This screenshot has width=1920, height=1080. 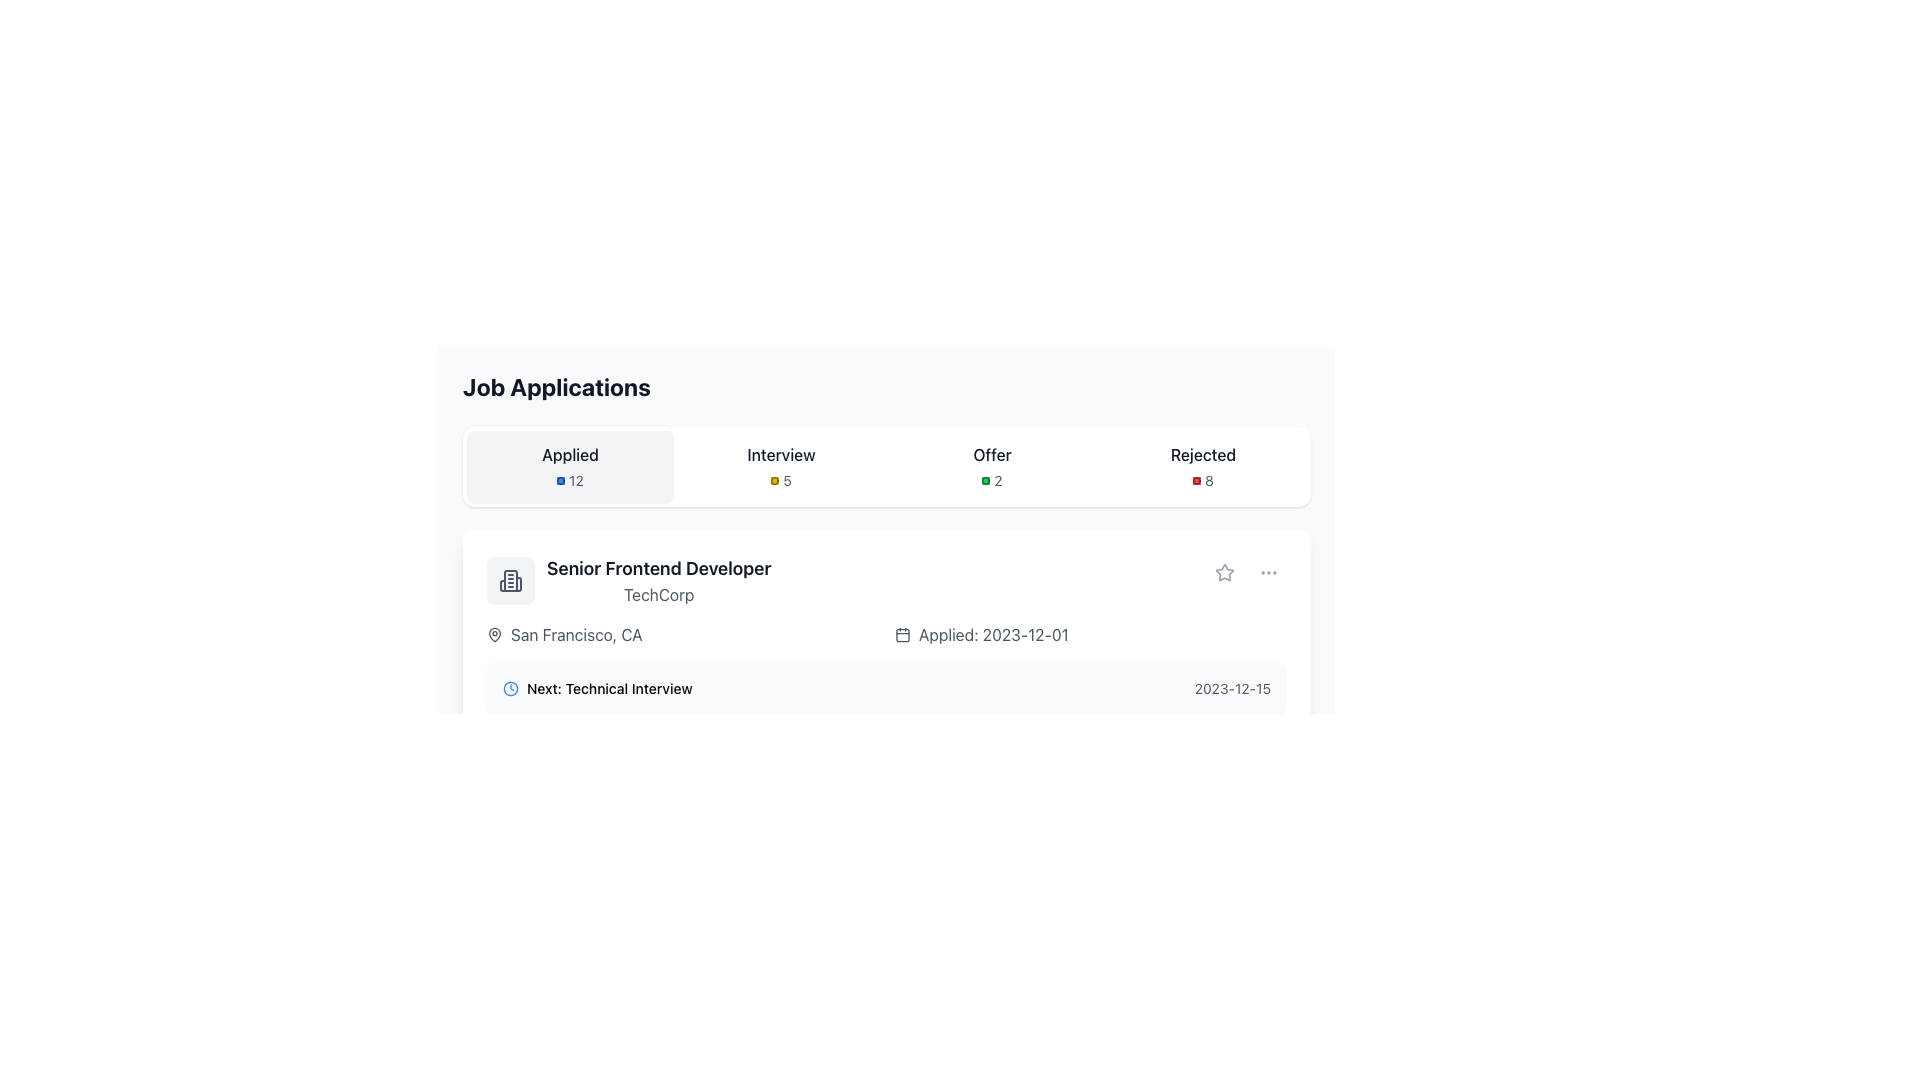 What do you see at coordinates (494, 635) in the screenshot?
I see `the map pin icon located to the left of the text 'San Francisco, CA', which serves as a location indicator` at bounding box center [494, 635].